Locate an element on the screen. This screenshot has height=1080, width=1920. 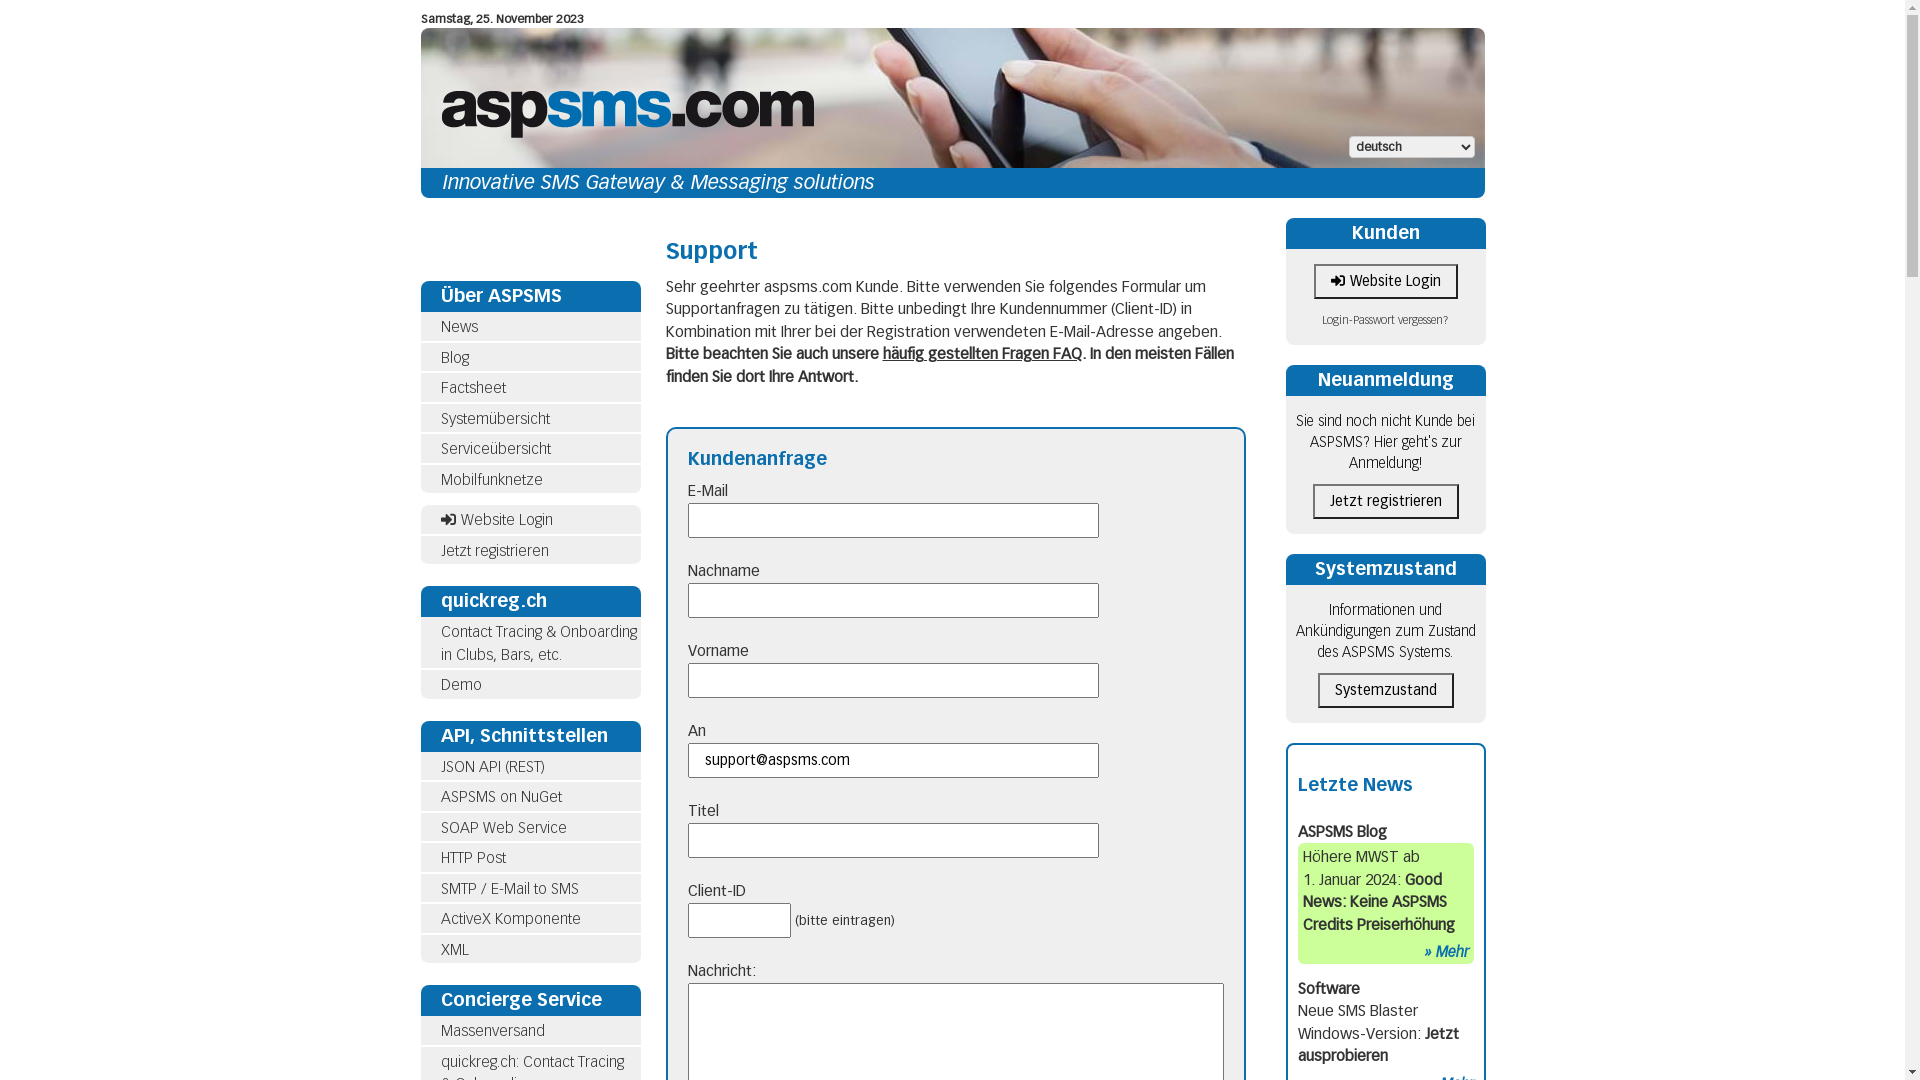
'Jetzt registrieren' is located at coordinates (1384, 500).